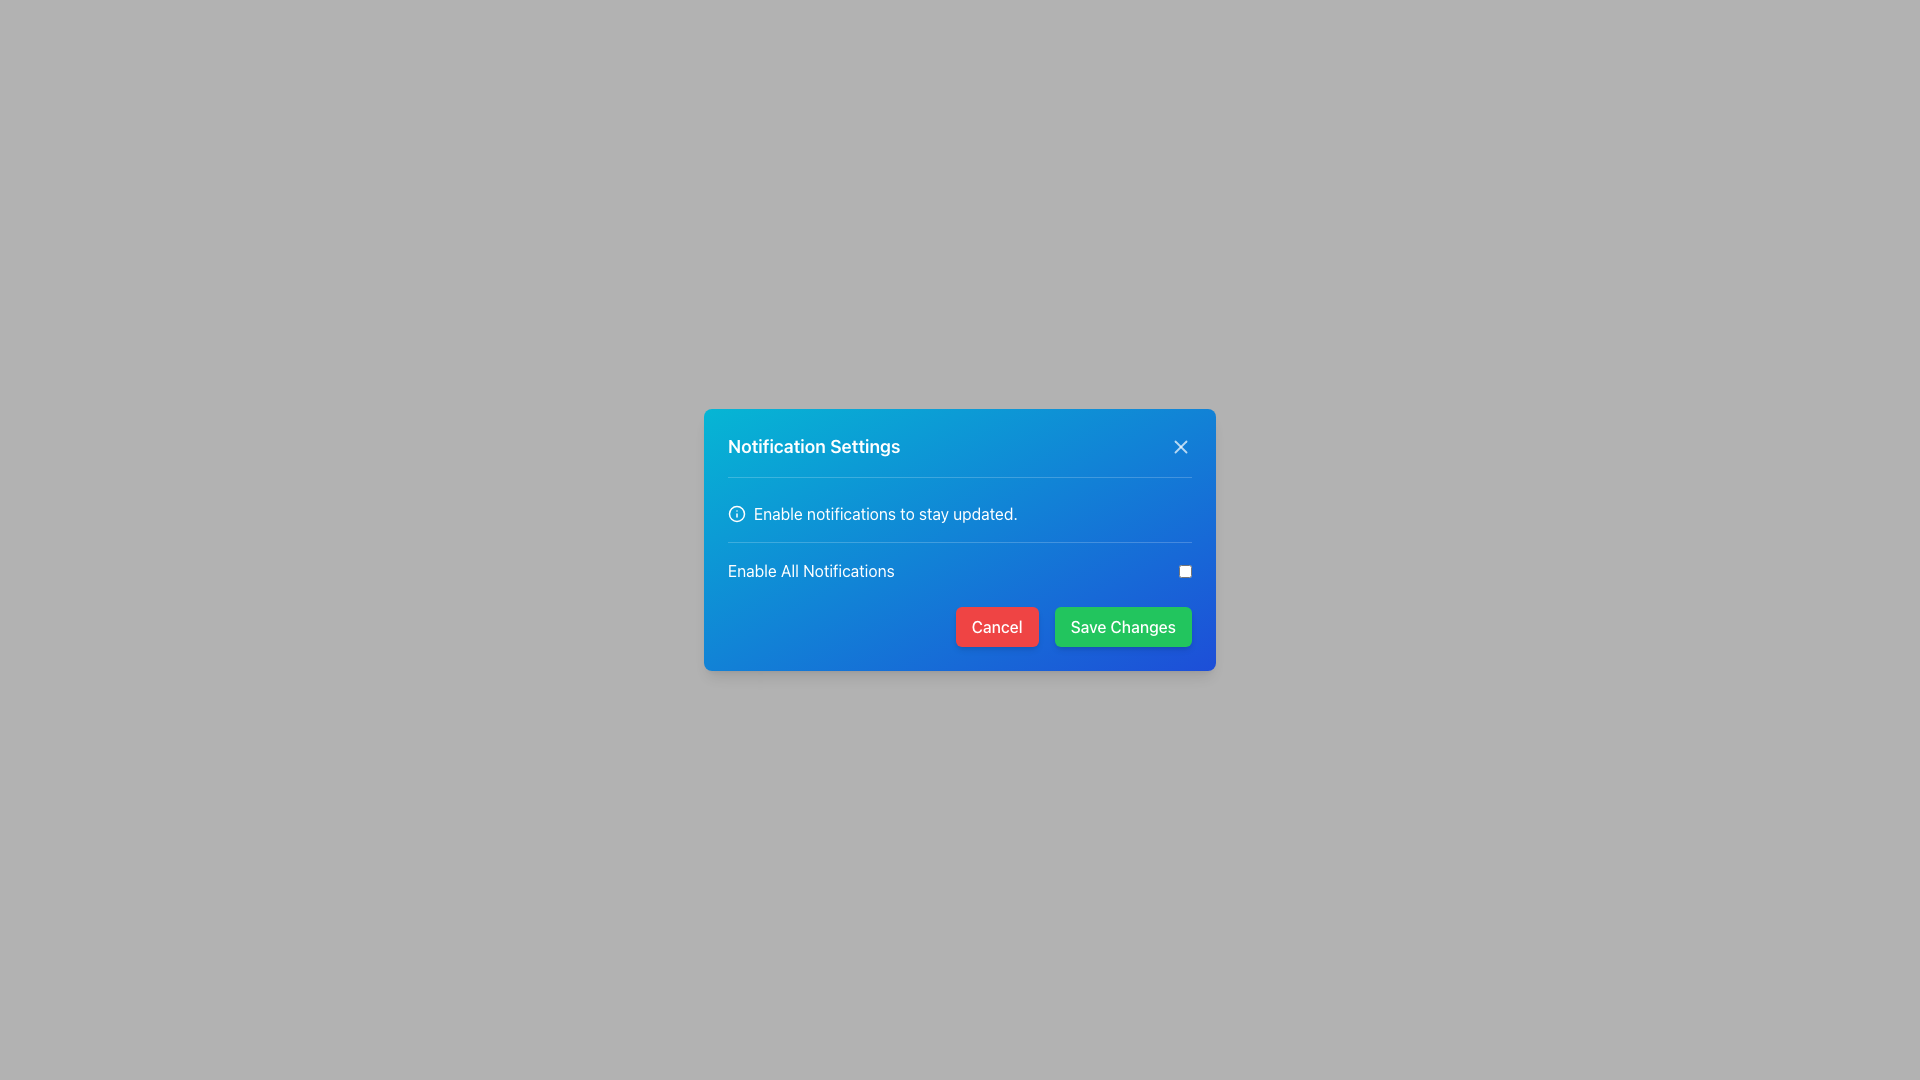 The image size is (1920, 1080). I want to click on text label that says 'Enable All Notifications', which is styled in white and located below the 'Enable notifications to stay updated.' option within the 'Notification Settings' section of the dialog box, so click(811, 570).